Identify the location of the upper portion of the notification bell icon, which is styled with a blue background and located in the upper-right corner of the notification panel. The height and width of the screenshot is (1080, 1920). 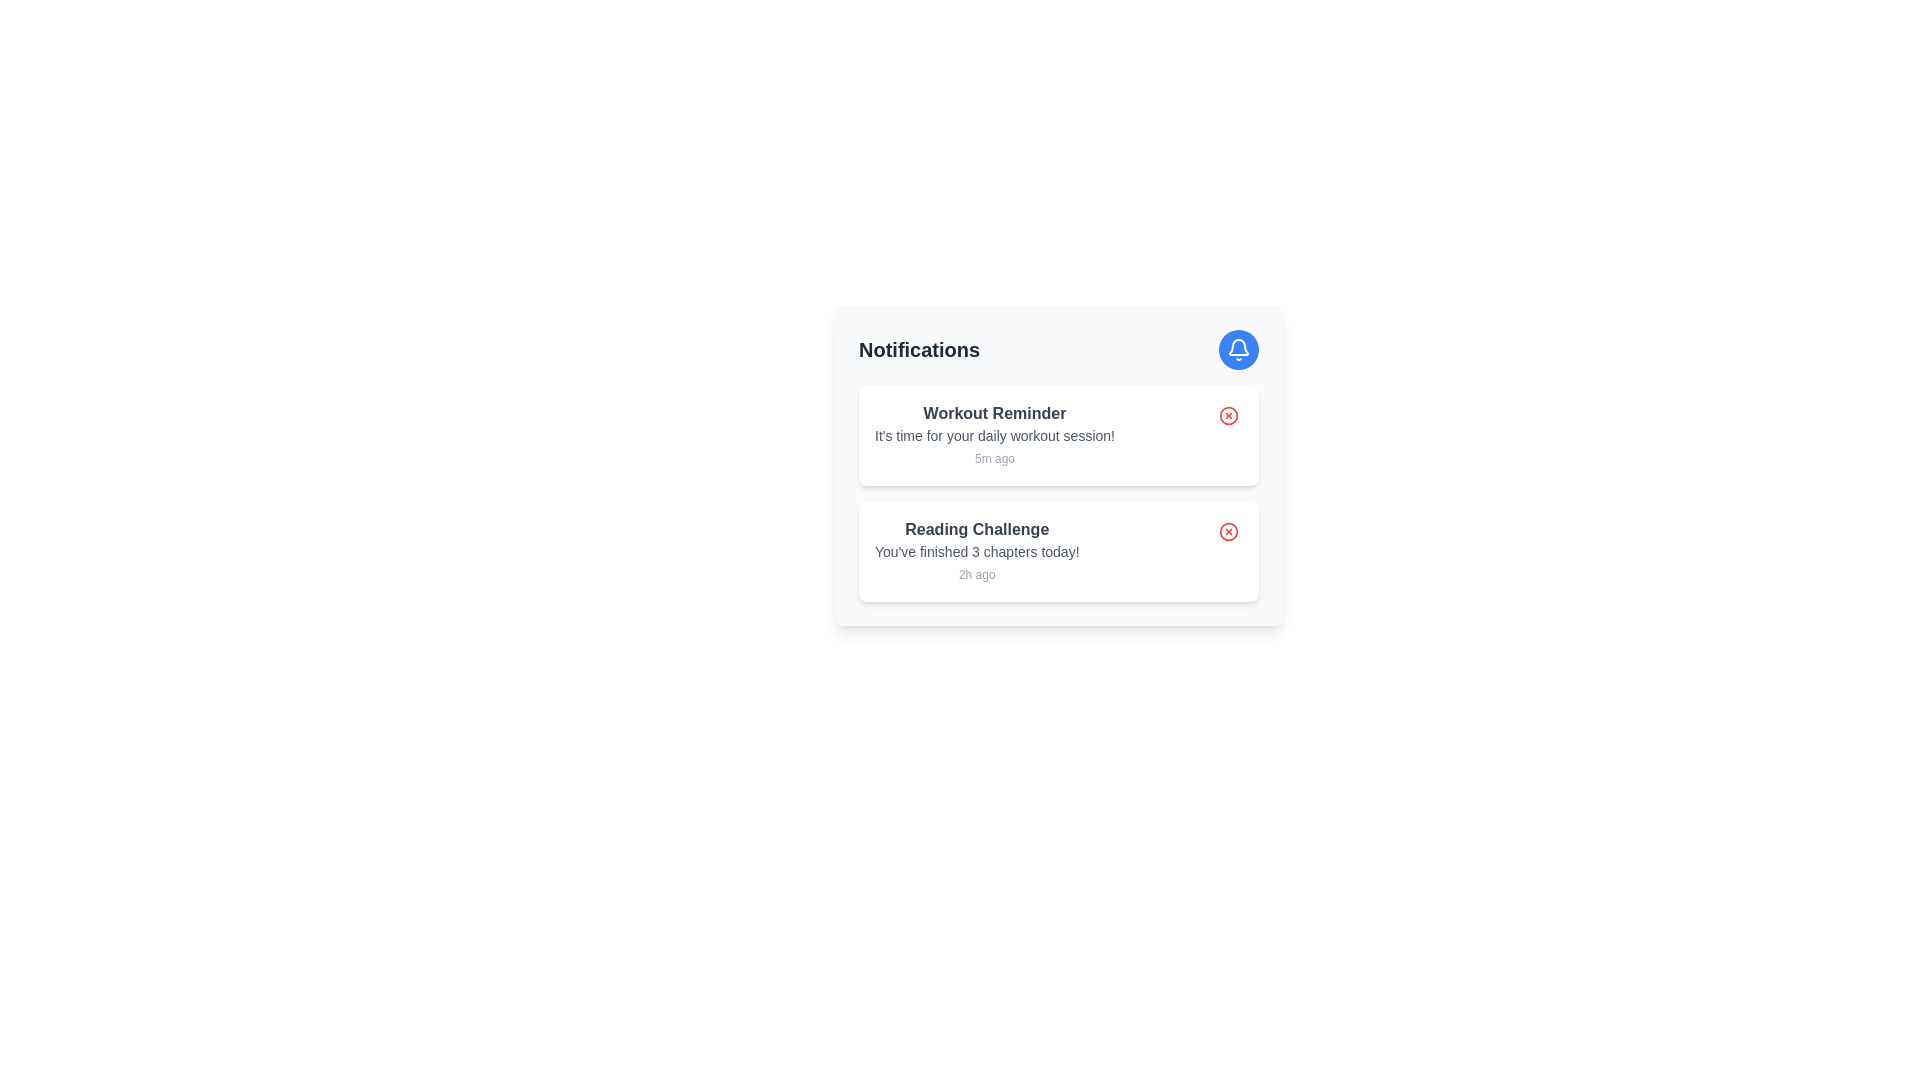
(1237, 346).